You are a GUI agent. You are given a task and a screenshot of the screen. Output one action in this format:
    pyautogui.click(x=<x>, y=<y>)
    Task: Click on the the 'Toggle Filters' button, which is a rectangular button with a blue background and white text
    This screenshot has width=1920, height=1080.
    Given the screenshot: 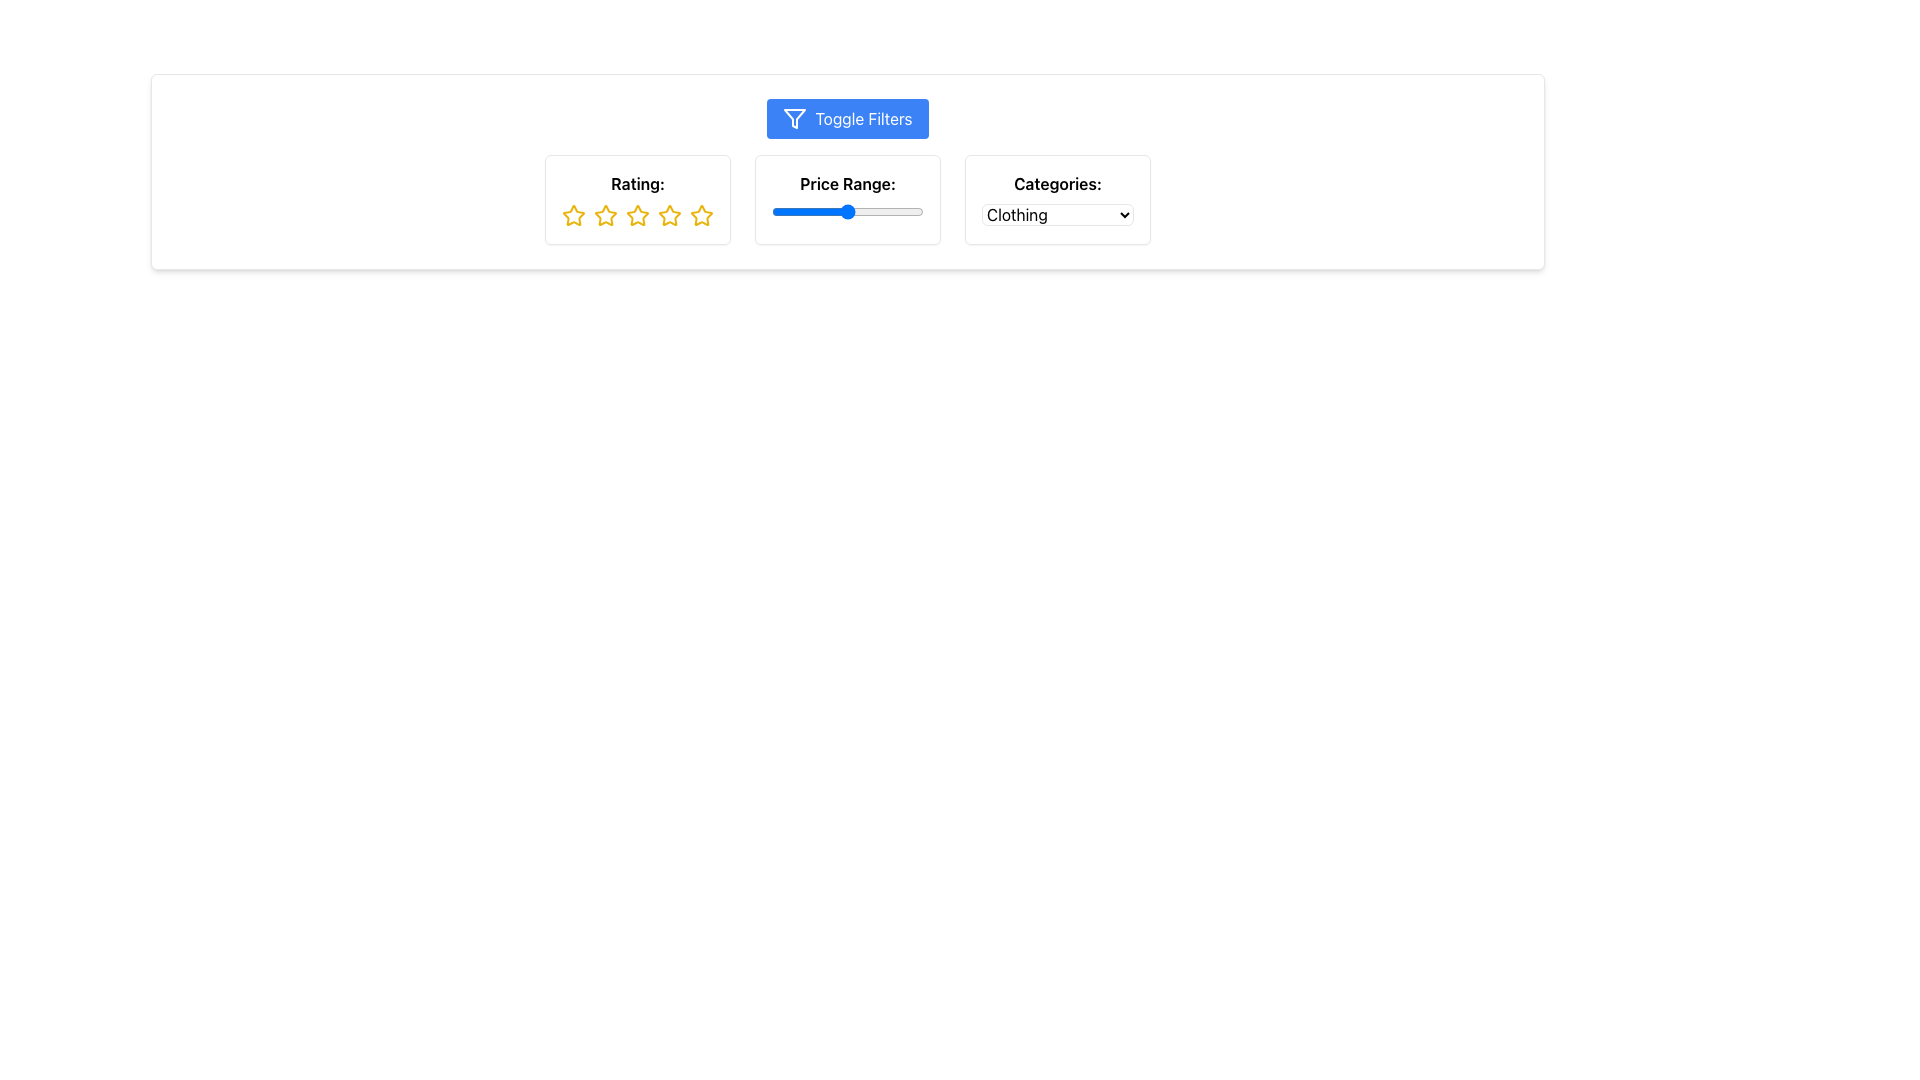 What is the action you would take?
    pyautogui.click(x=848, y=119)
    